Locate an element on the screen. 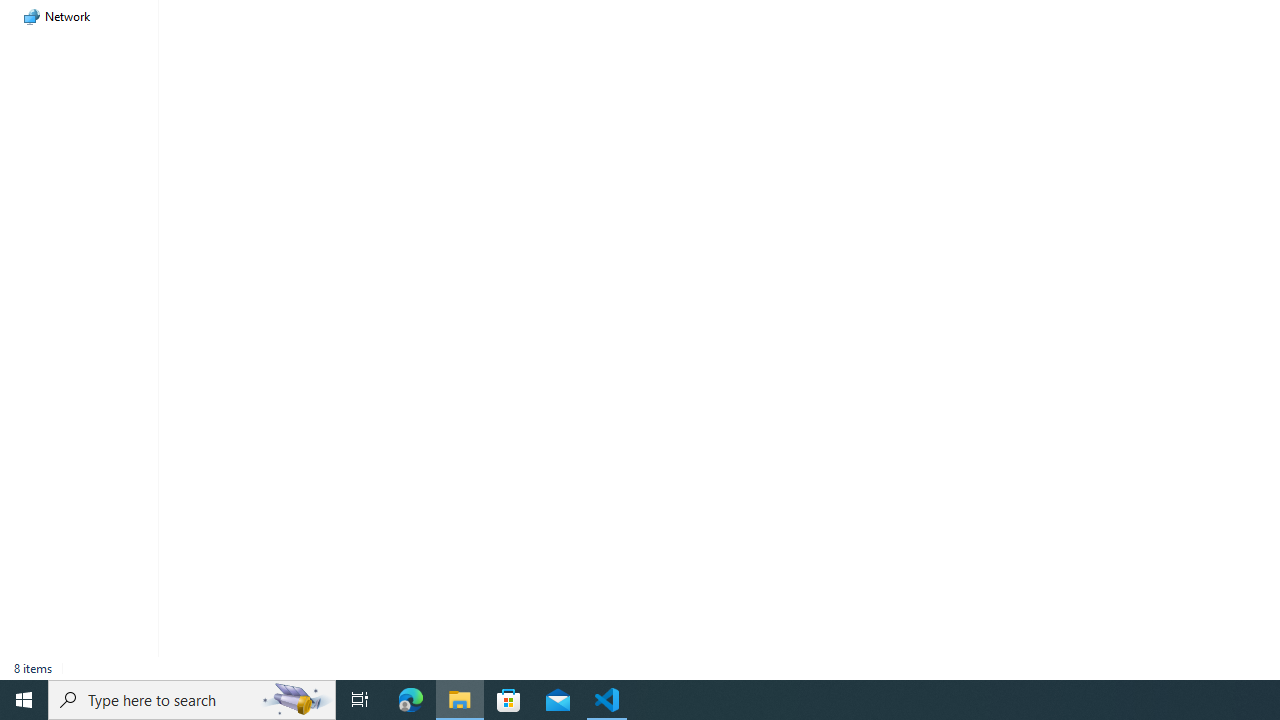 The width and height of the screenshot is (1280, 720). 'File Explorer - 1 running window' is located at coordinates (459, 698).